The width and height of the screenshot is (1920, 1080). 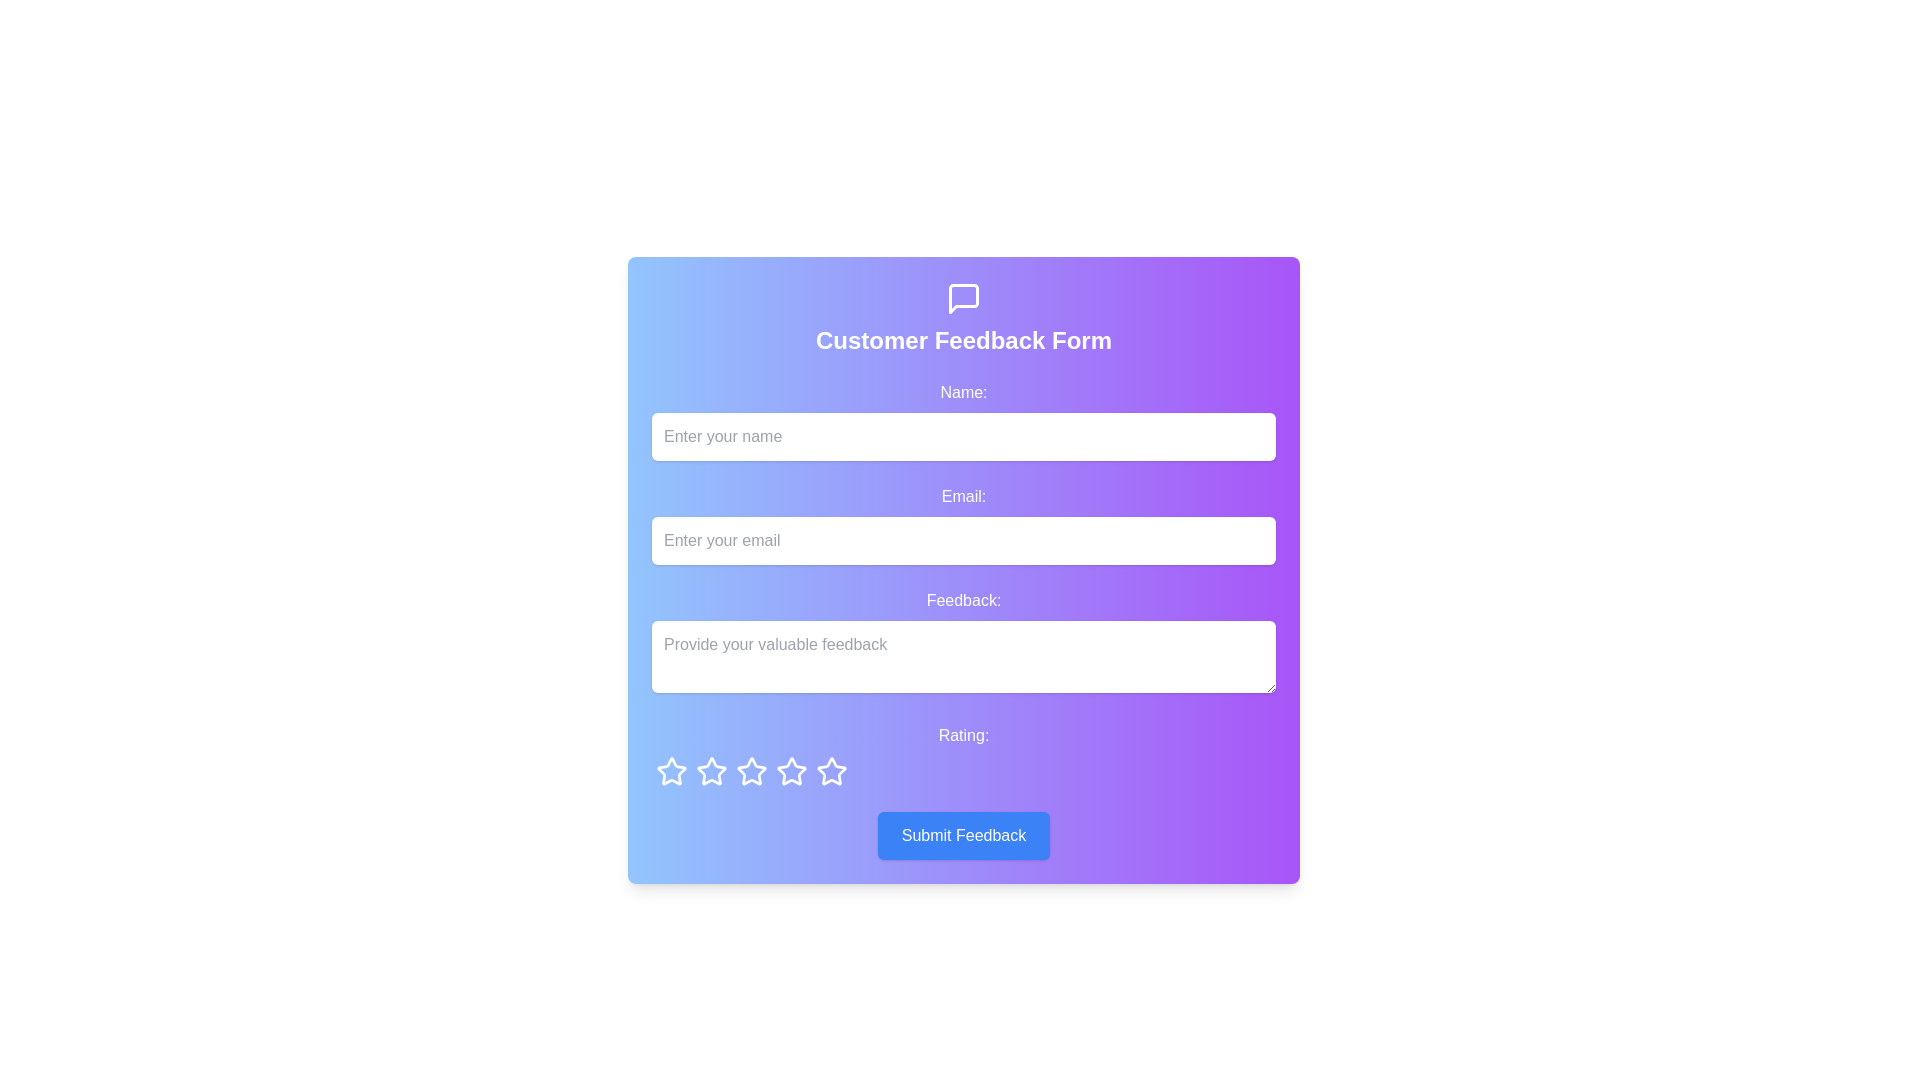 I want to click on the fifth star icon in the rating system, so click(x=791, y=770).